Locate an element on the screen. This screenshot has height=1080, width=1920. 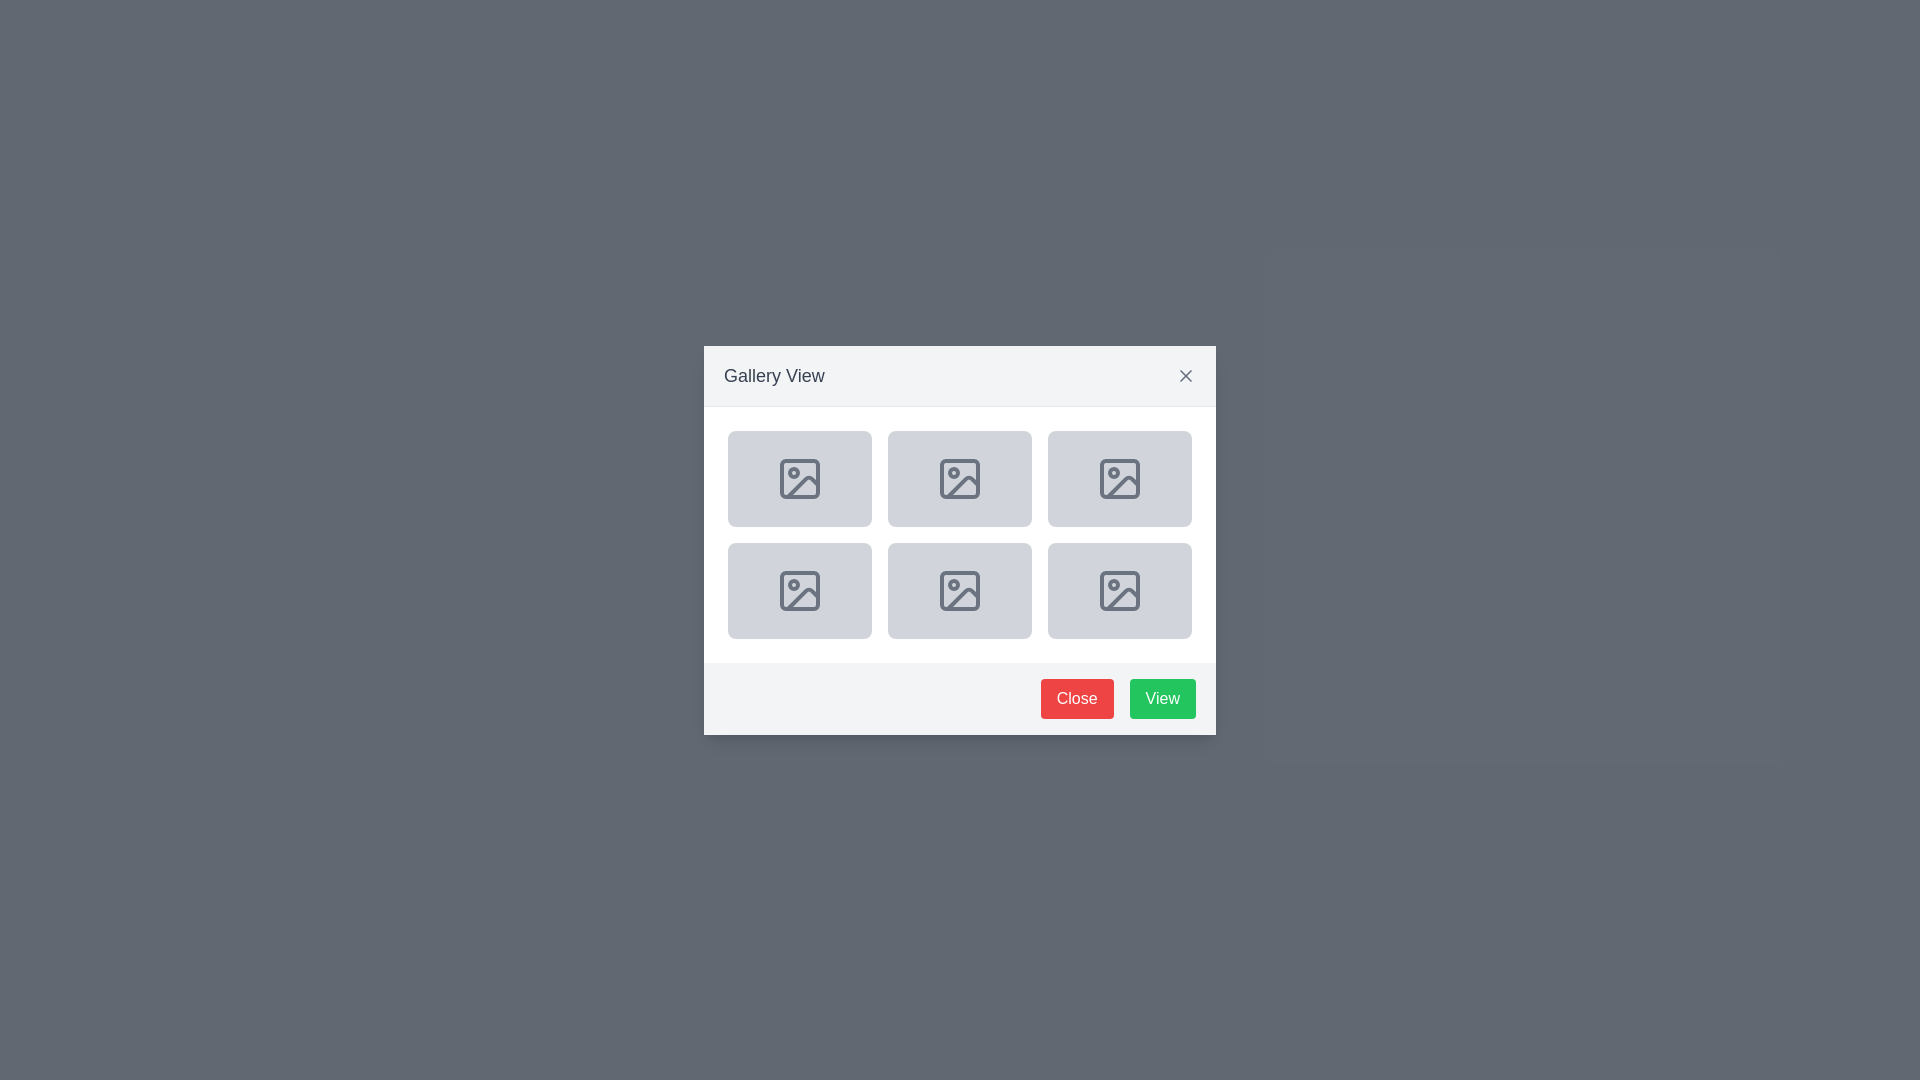
the second card in the second row of the grid layout in the 'Gallery View' modal, which is a light gray rectangular card with rounded corners and an image placeholder icon at its center is located at coordinates (960, 478).